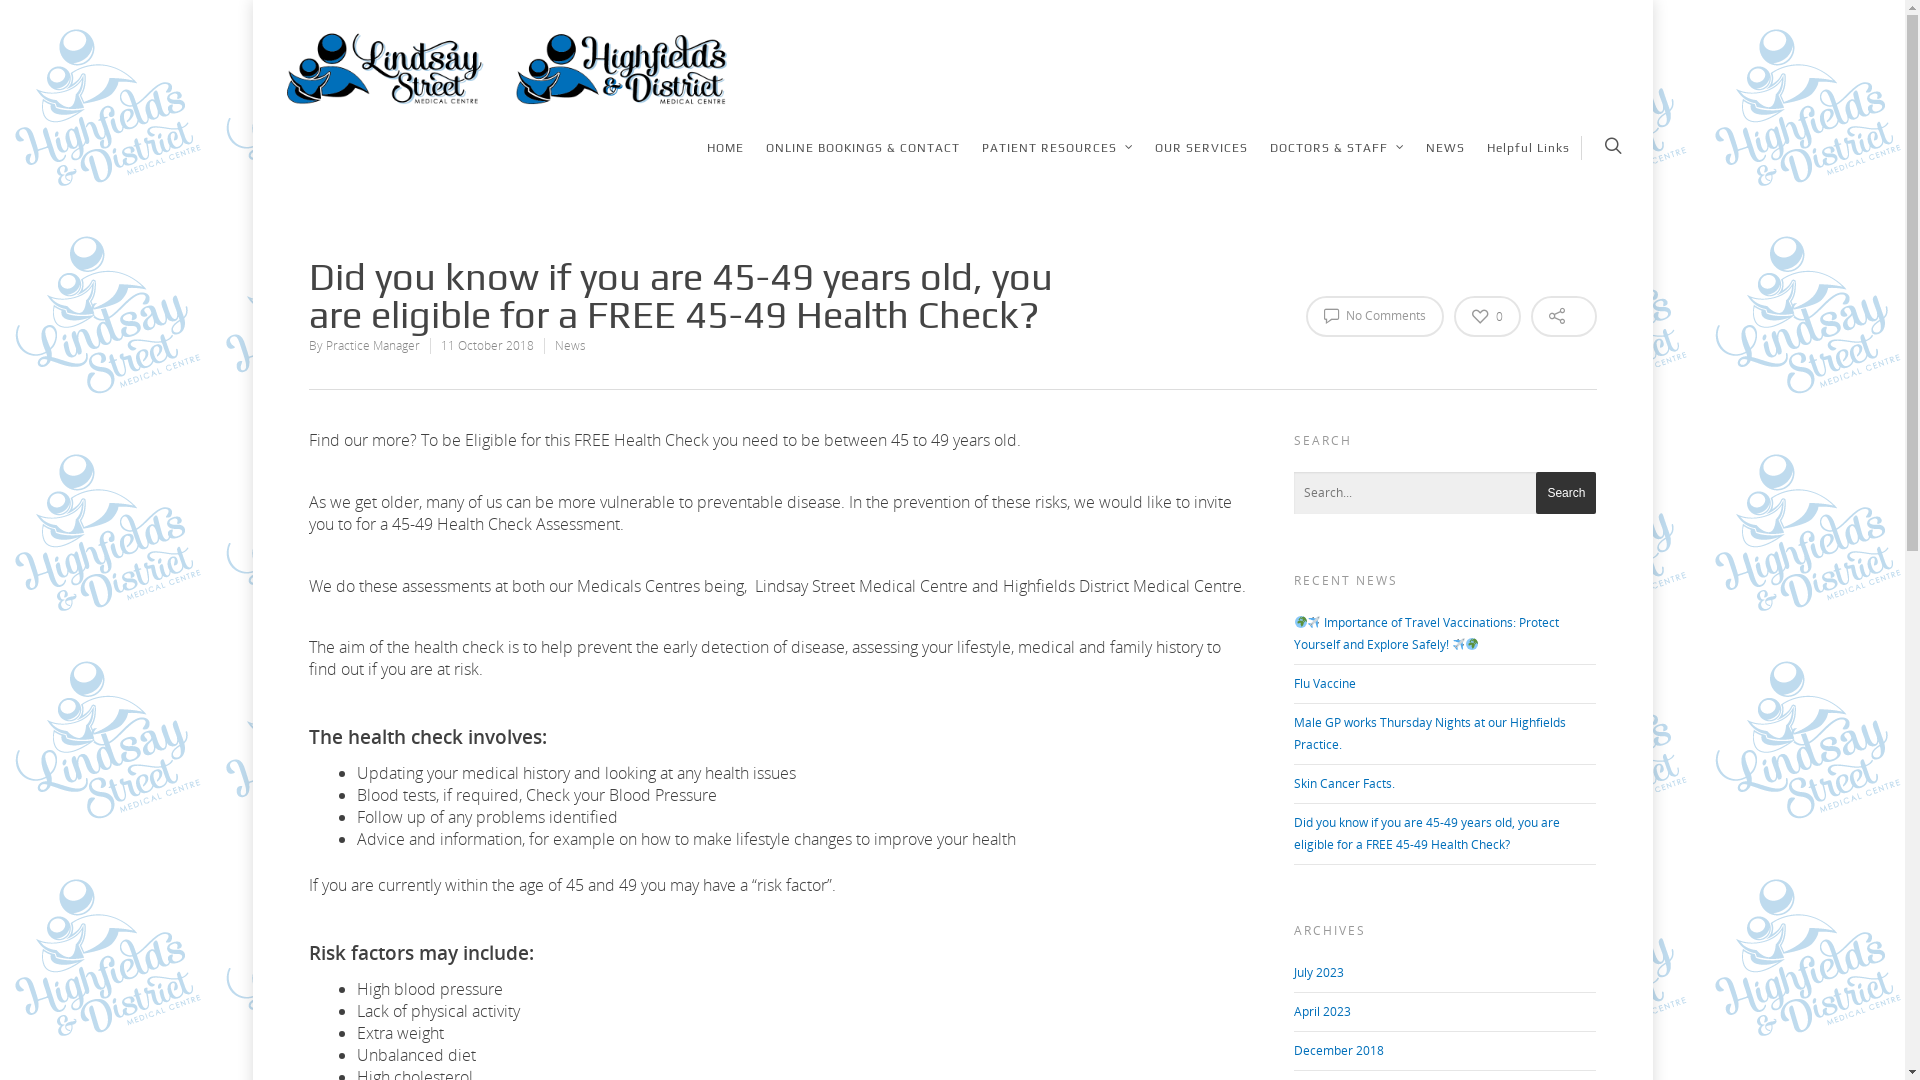 The height and width of the screenshot is (1080, 1920). I want to click on 'Skin Cancer Facts.', so click(1344, 782).